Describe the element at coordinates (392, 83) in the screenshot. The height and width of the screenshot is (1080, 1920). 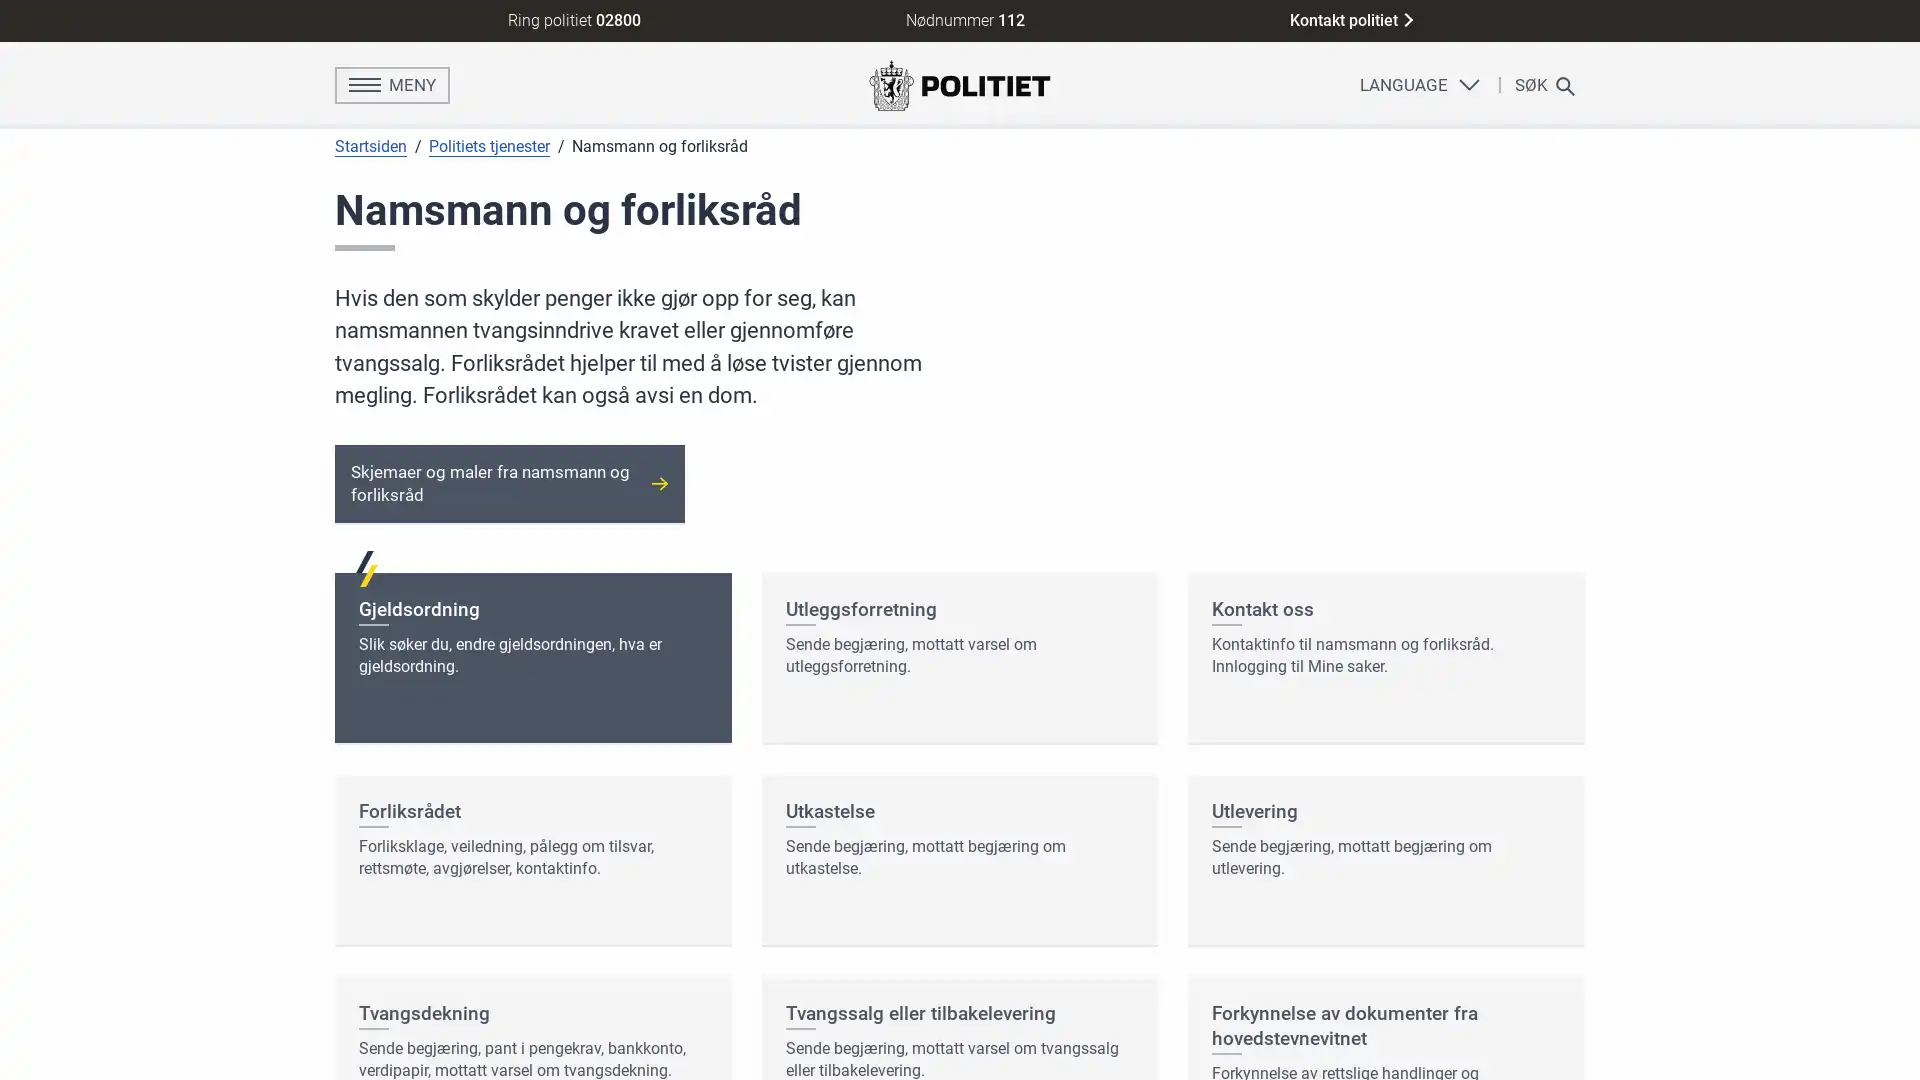
I see `MENY` at that location.